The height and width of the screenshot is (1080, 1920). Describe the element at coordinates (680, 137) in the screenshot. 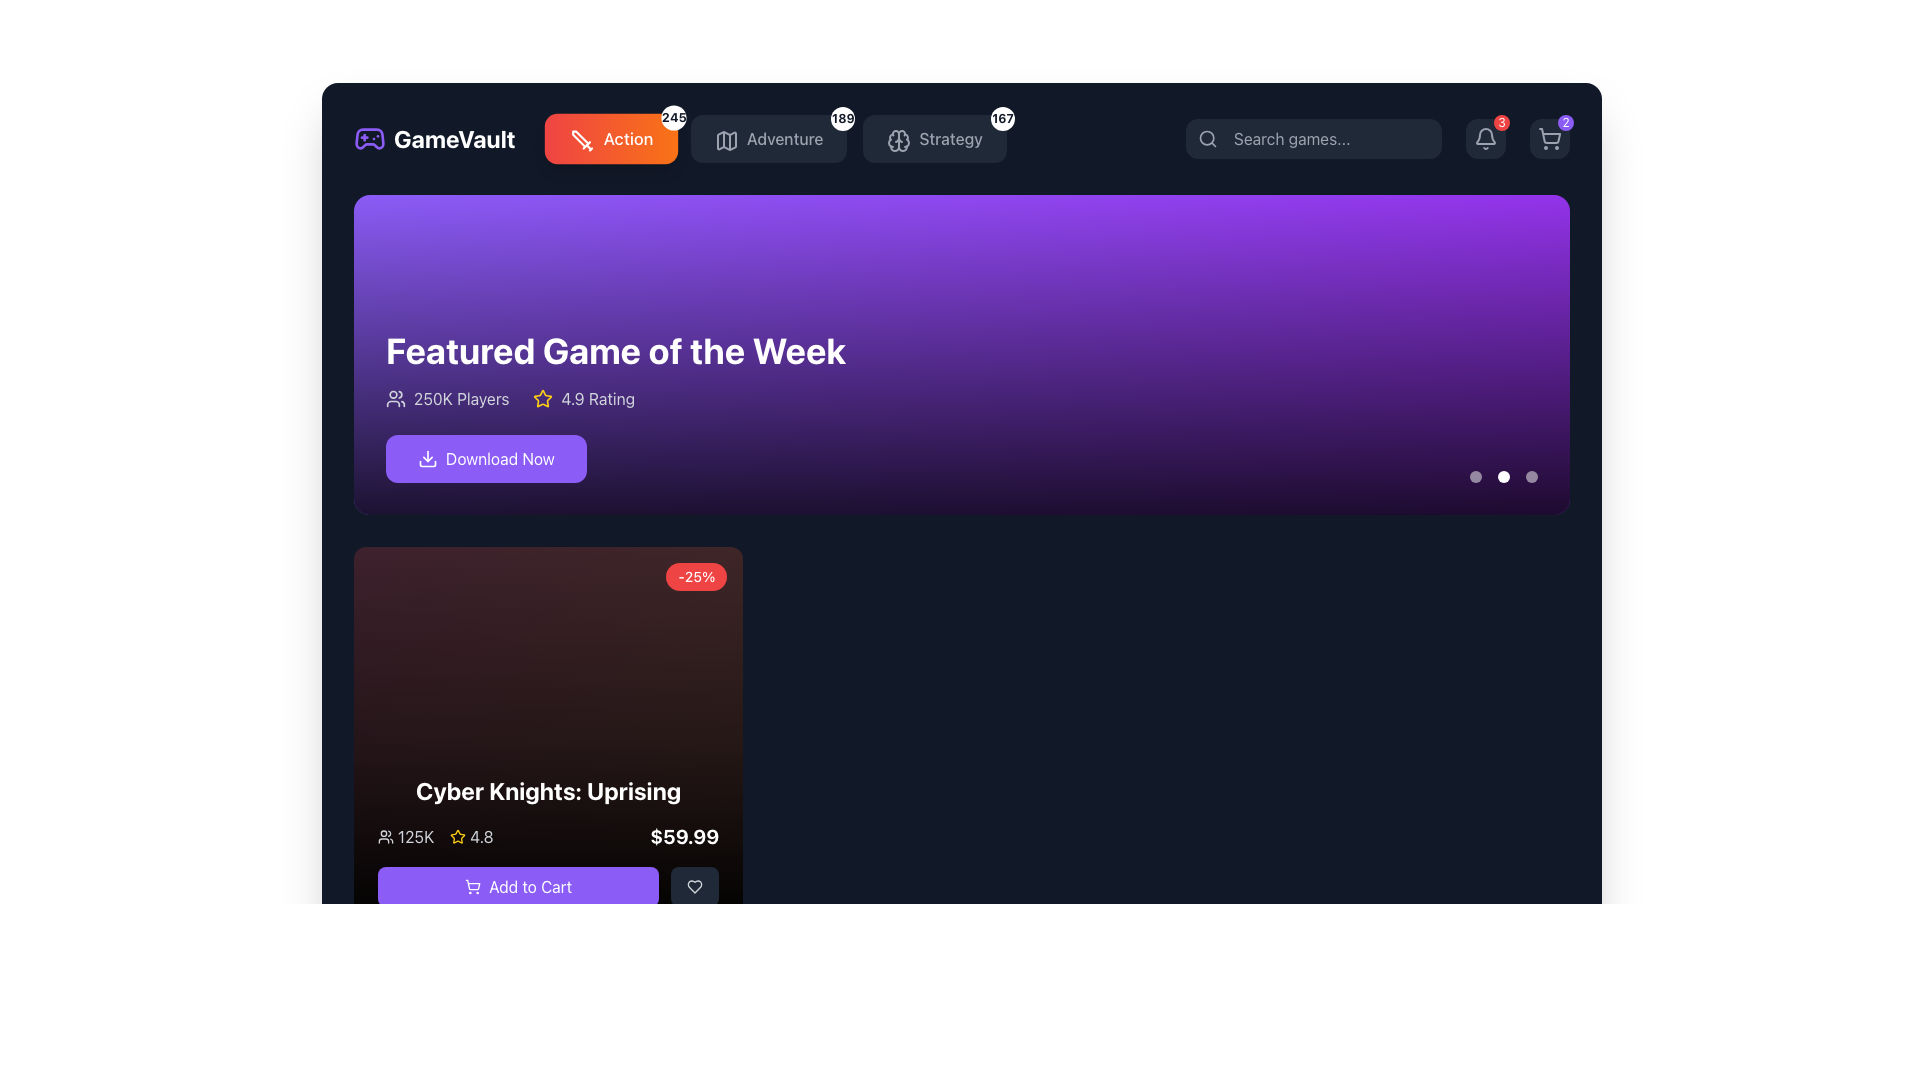

I see `the highlighted 'Action' button in the navigation bar` at that location.